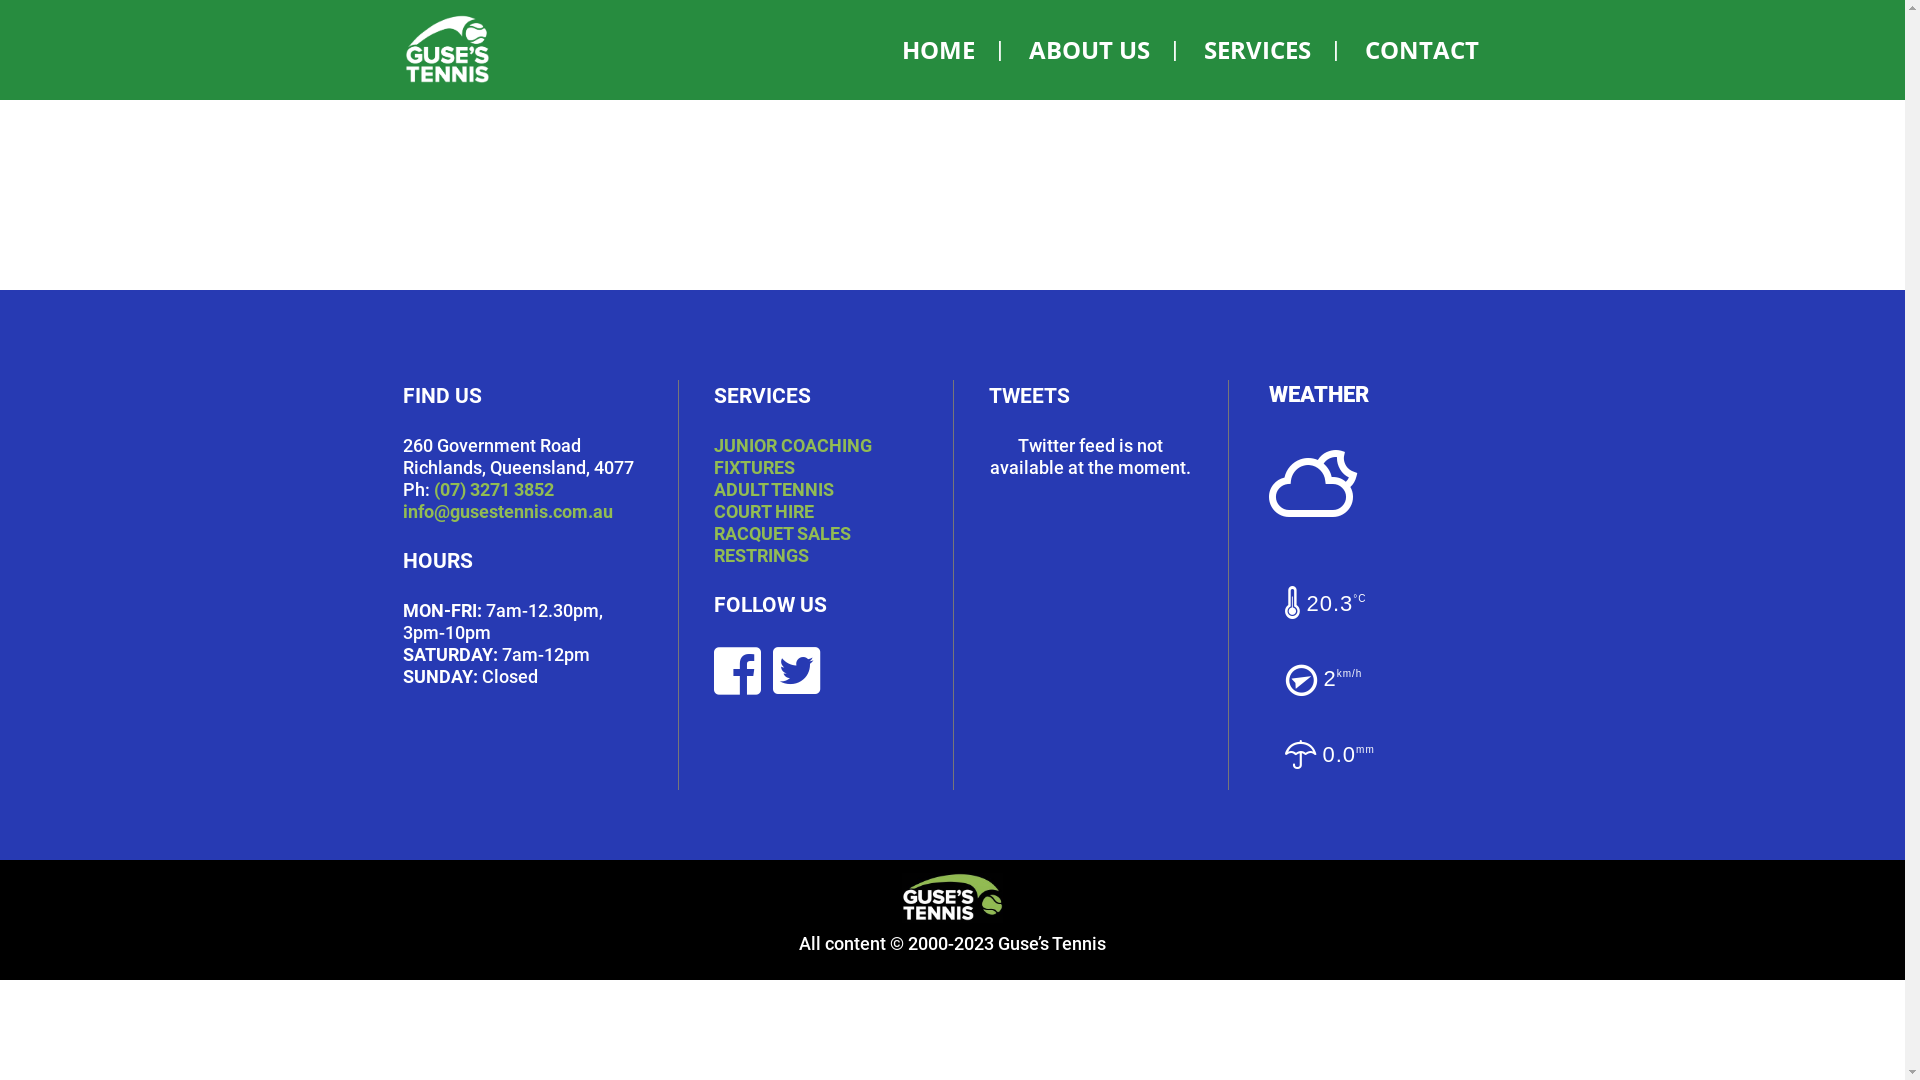  I want to click on 'RACQUET SALES', so click(714, 532).